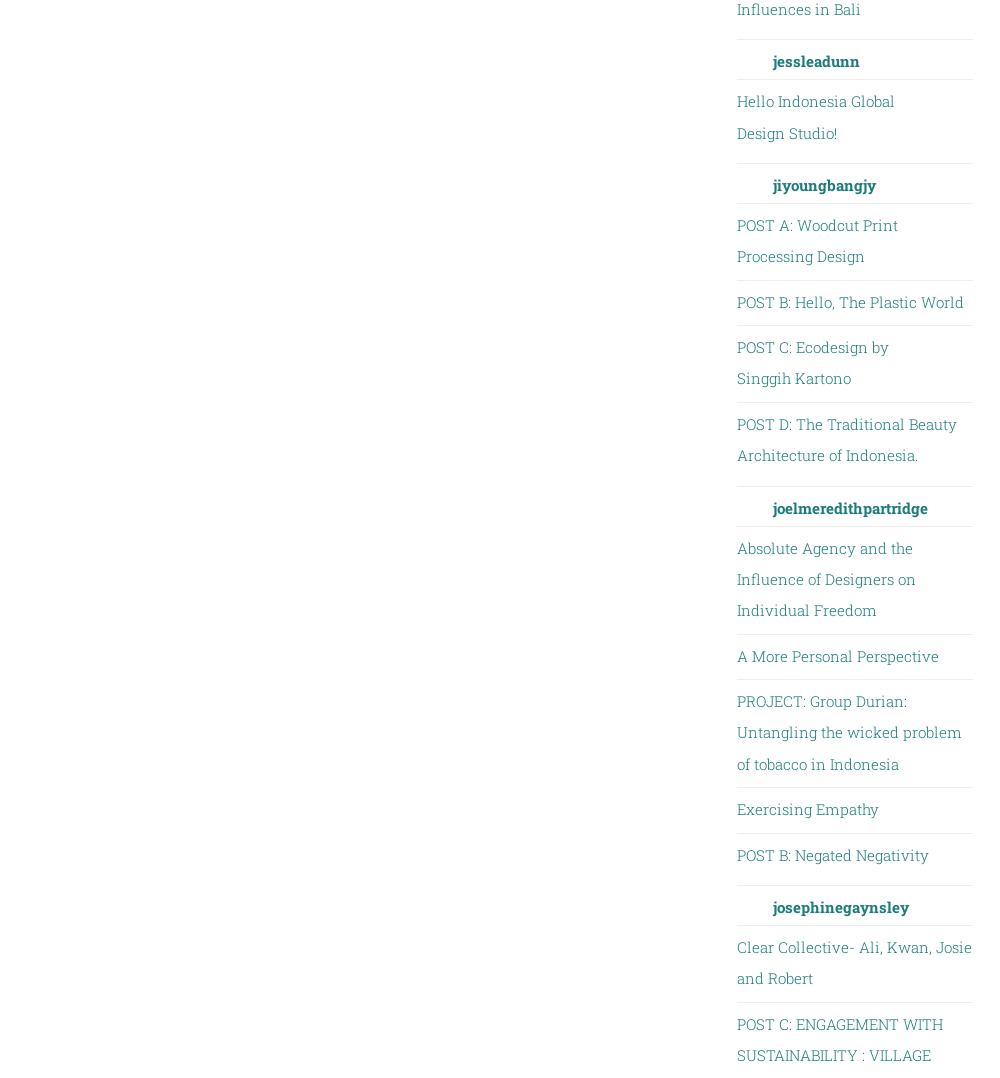  What do you see at coordinates (852, 961) in the screenshot?
I see `'Clear Collective- Ali, Kwan, Josie and Robert'` at bounding box center [852, 961].